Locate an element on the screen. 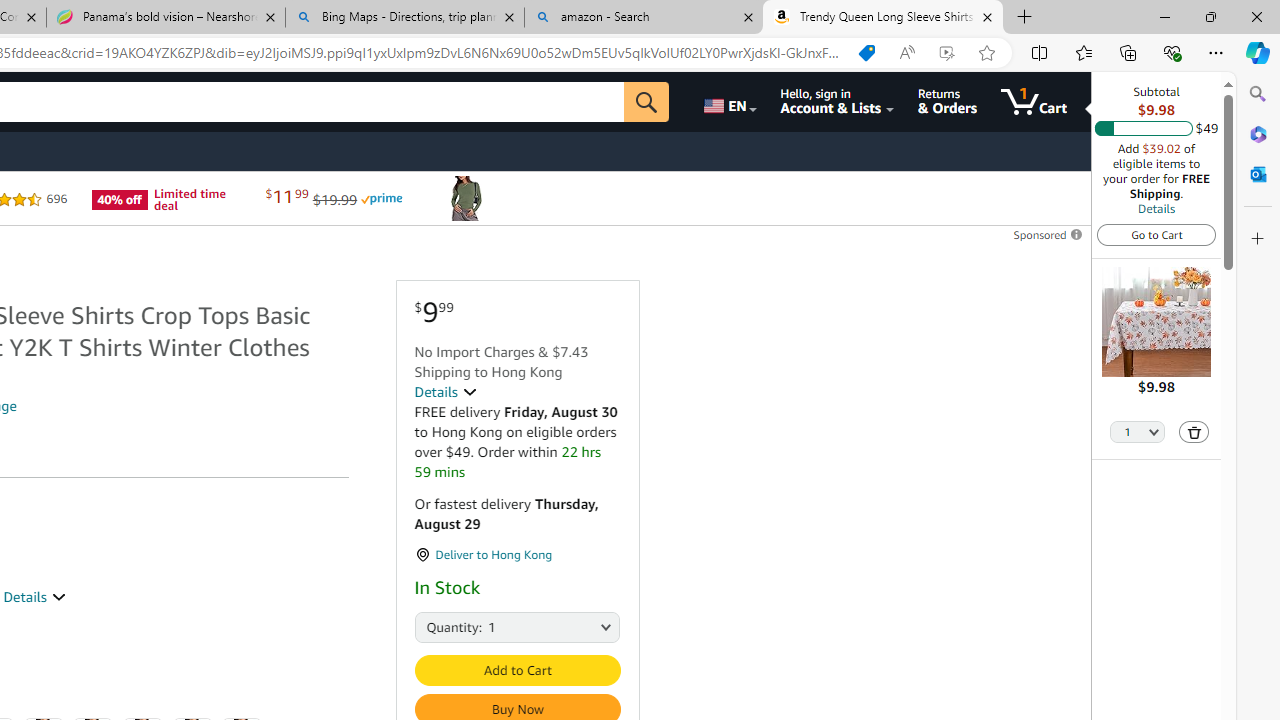 Image resolution: width=1280 pixels, height=720 pixels. 'Choose a language for shopping.' is located at coordinates (727, 101).